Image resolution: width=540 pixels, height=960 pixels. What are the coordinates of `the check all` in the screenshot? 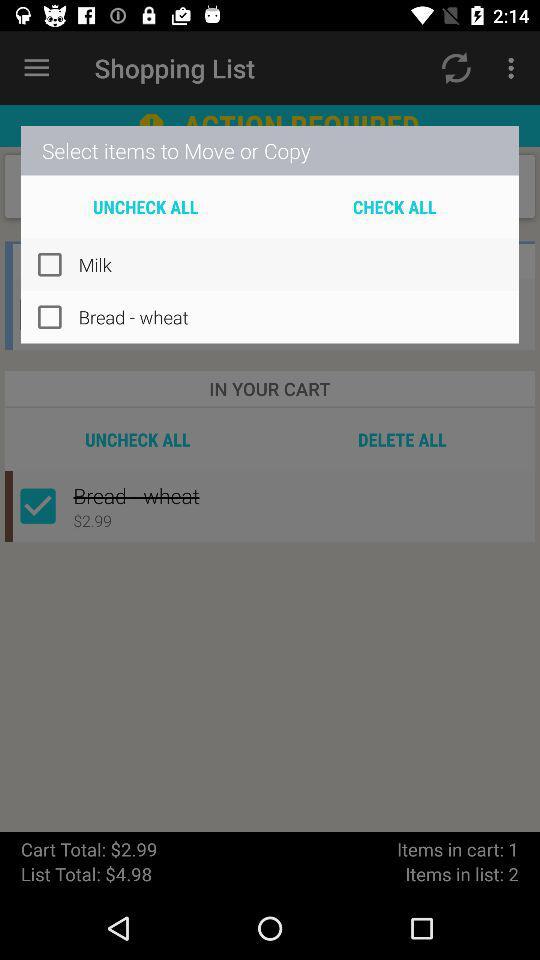 It's located at (394, 206).